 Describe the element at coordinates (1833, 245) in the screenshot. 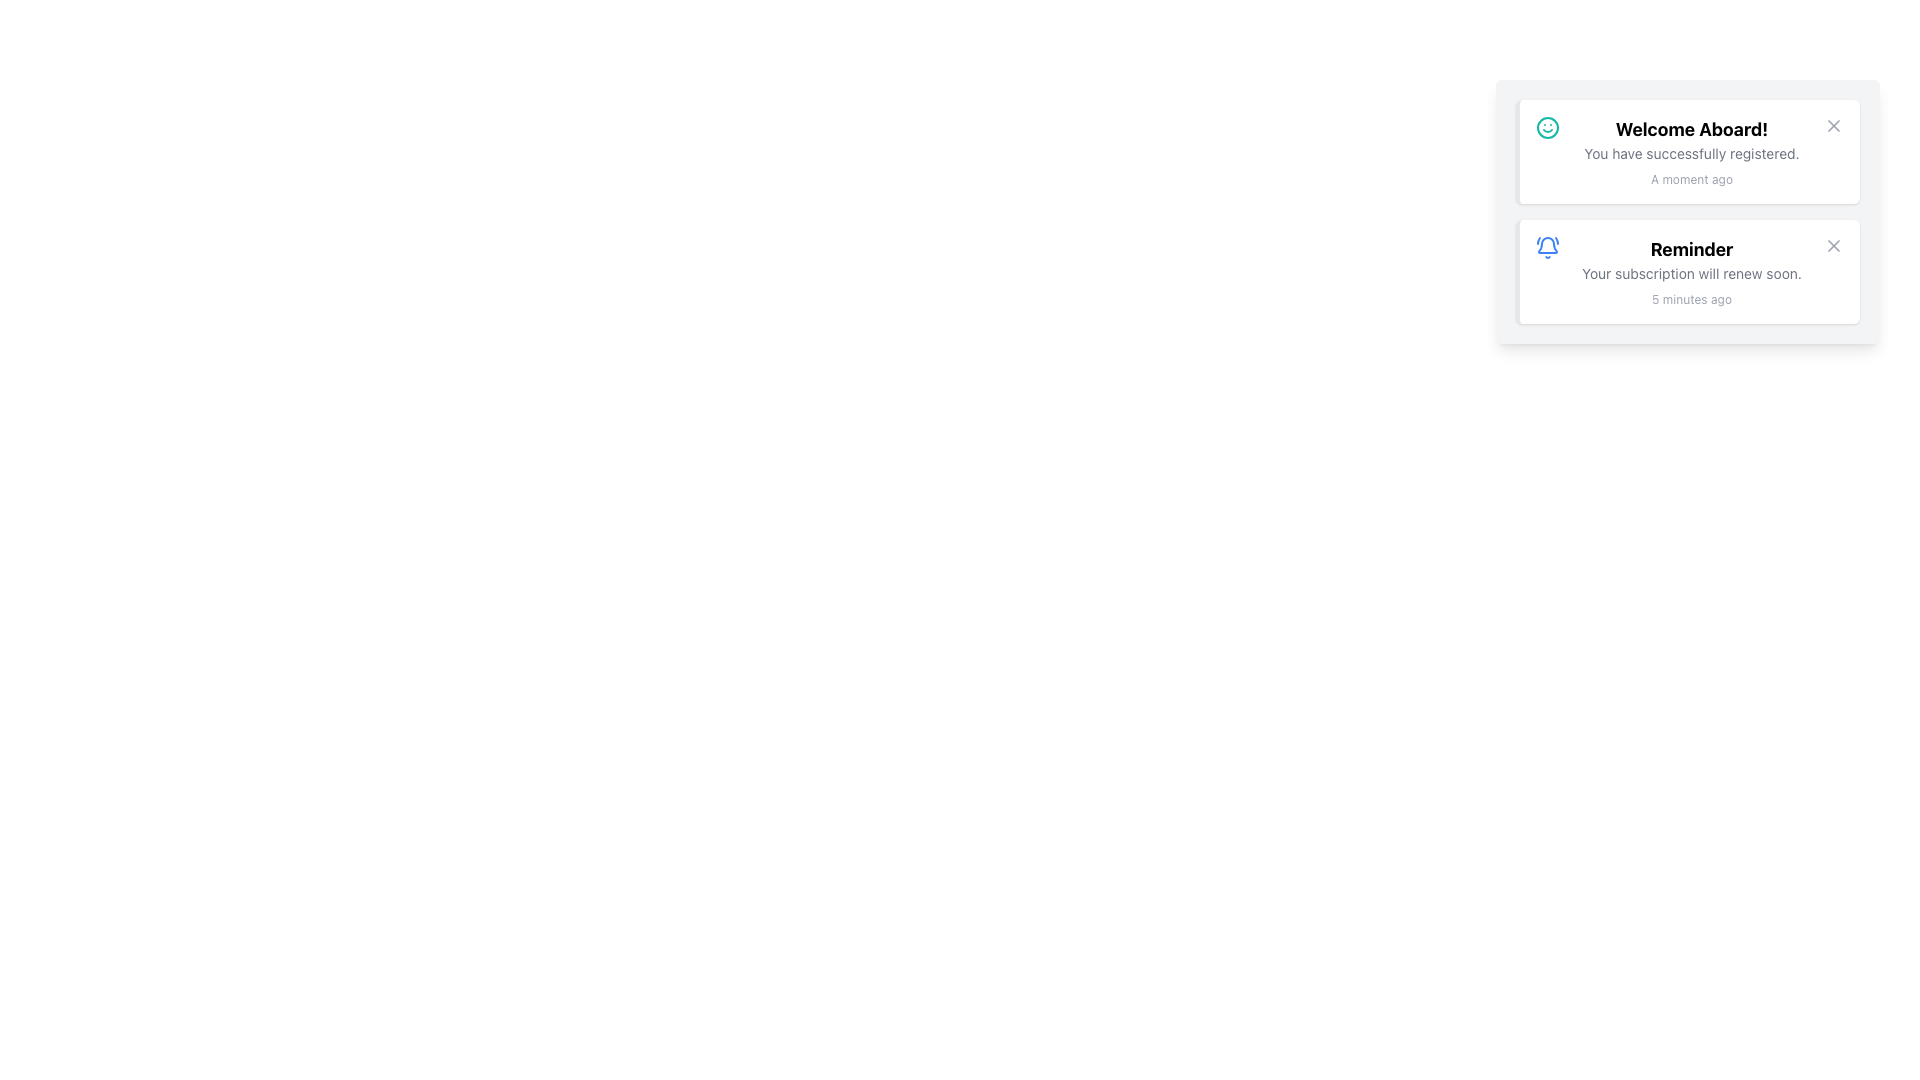

I see `the close/remove button located at the top-right corner of the 'Reminder' notification card to change its color` at that location.